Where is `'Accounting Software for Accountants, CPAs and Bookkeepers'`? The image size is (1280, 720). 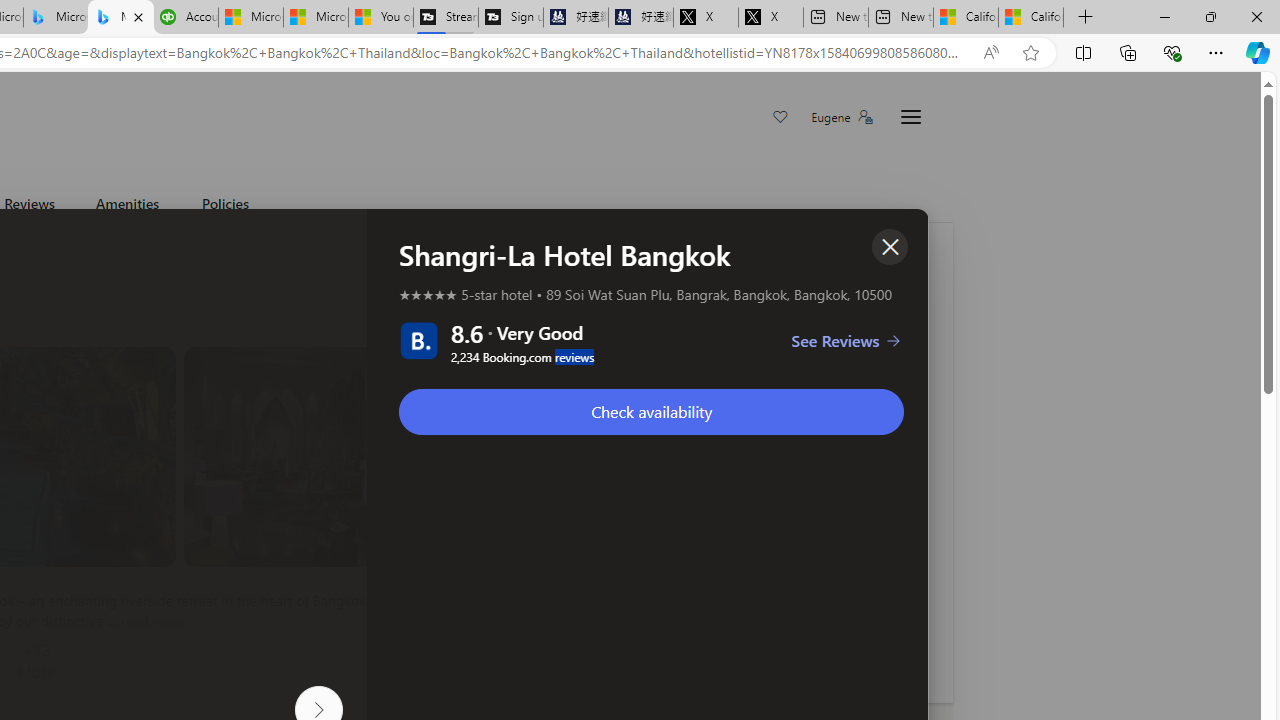
'Accounting Software for Accountants, CPAs and Bookkeepers' is located at coordinates (185, 17).